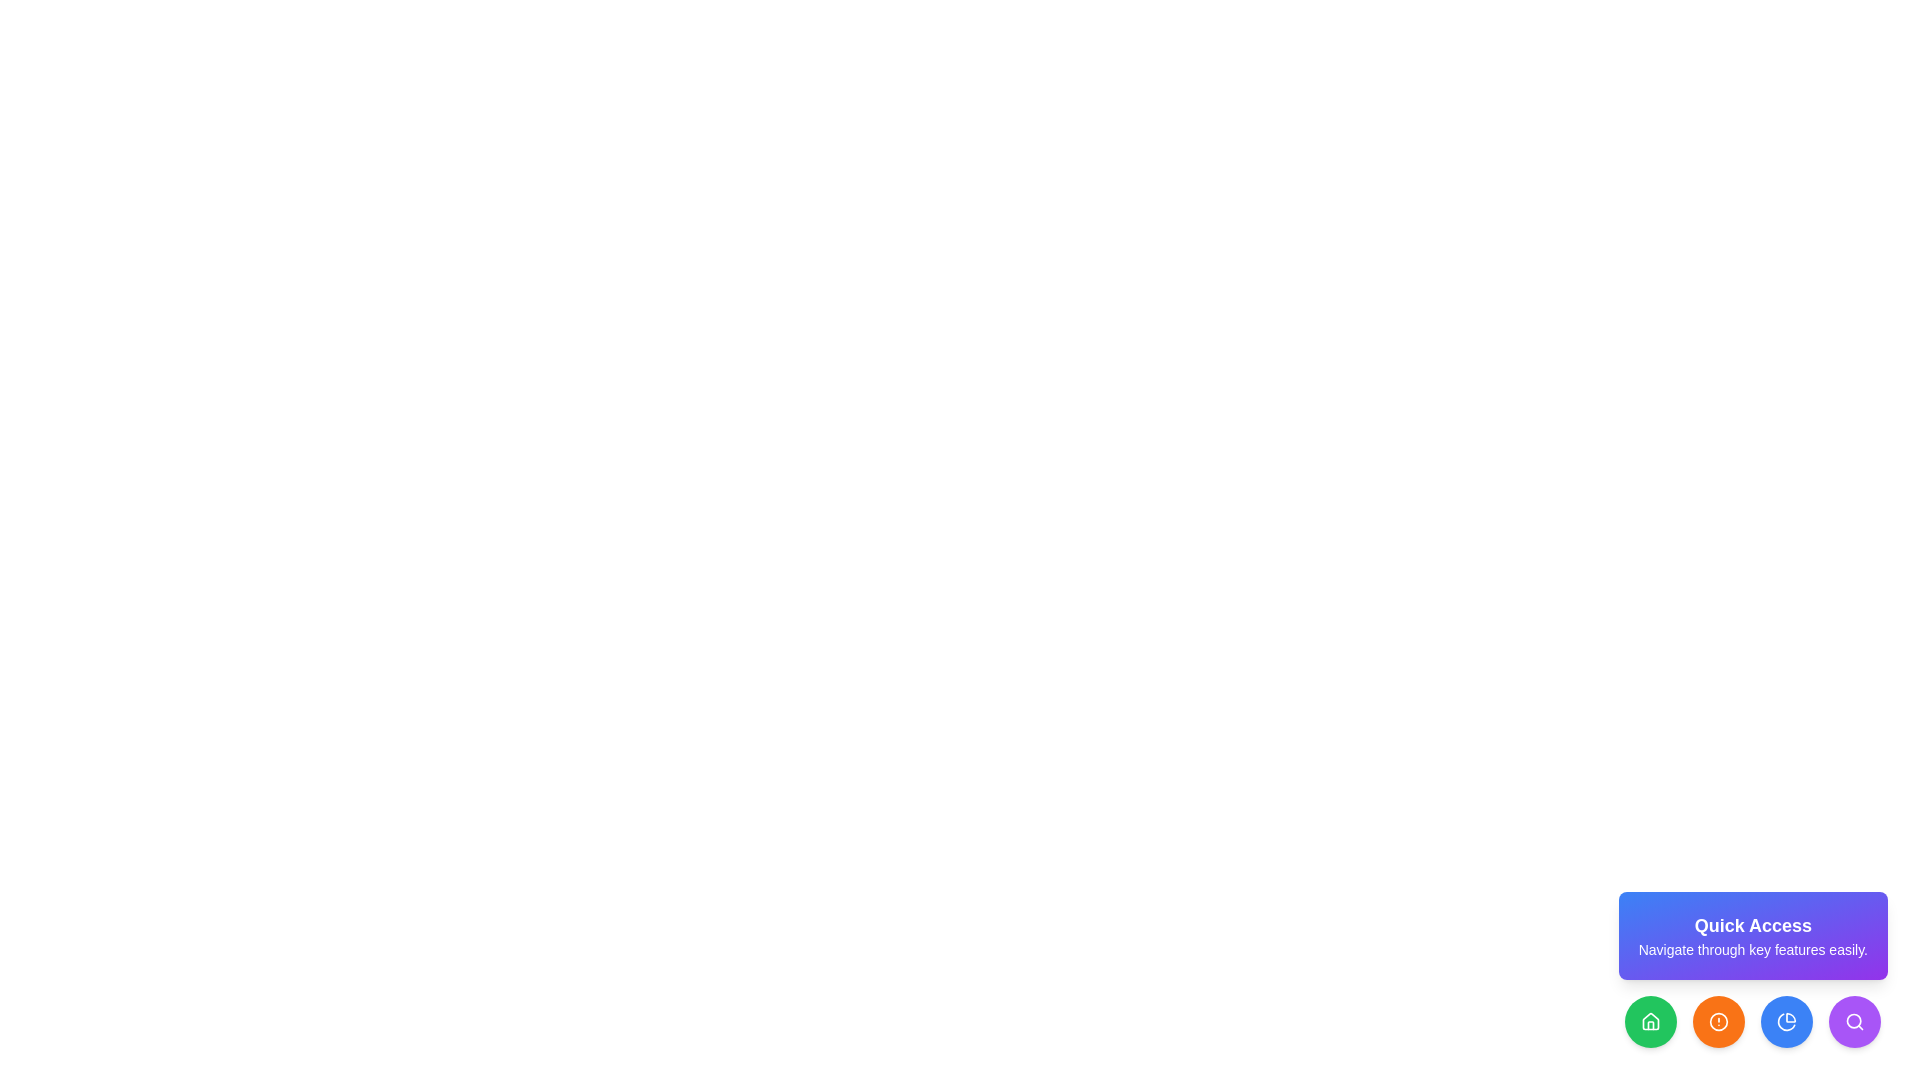 The image size is (1920, 1080). What do you see at coordinates (1752, 936) in the screenshot?
I see `the Informational banner labeled 'Quick Access' with a gradient background transitioning from blue to purple, which contains two lines of white text` at bounding box center [1752, 936].